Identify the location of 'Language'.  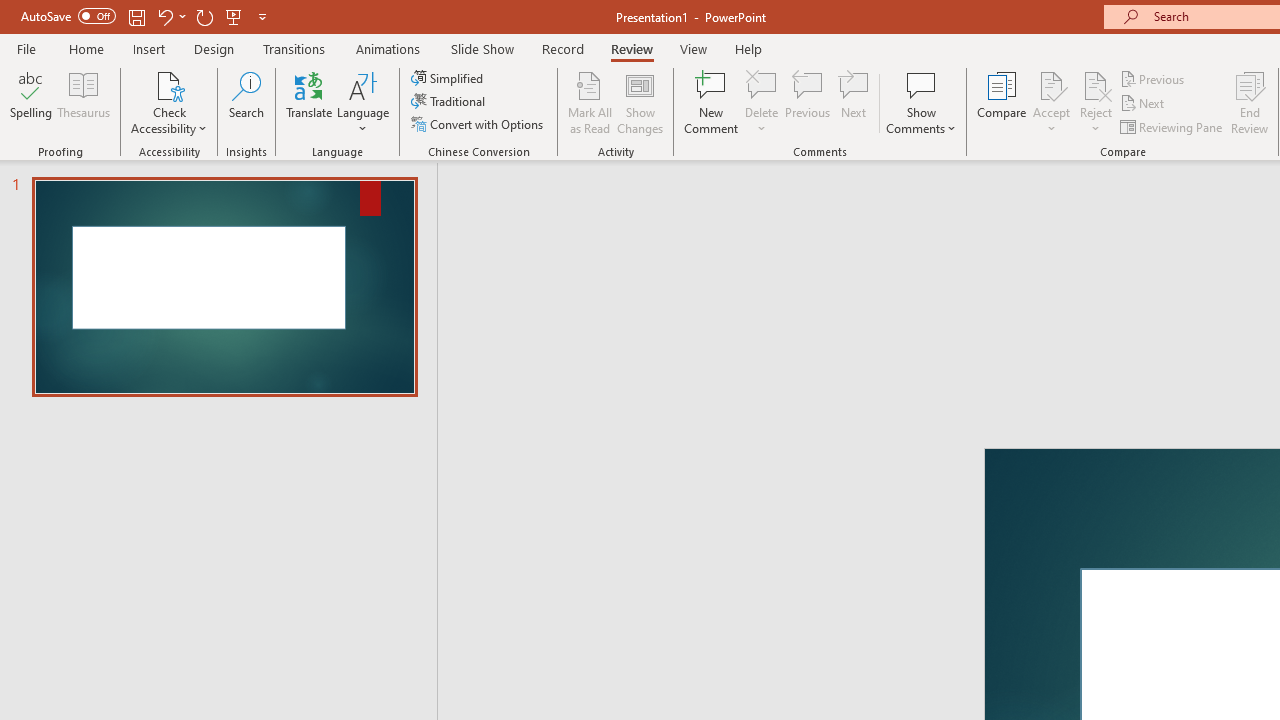
(363, 103).